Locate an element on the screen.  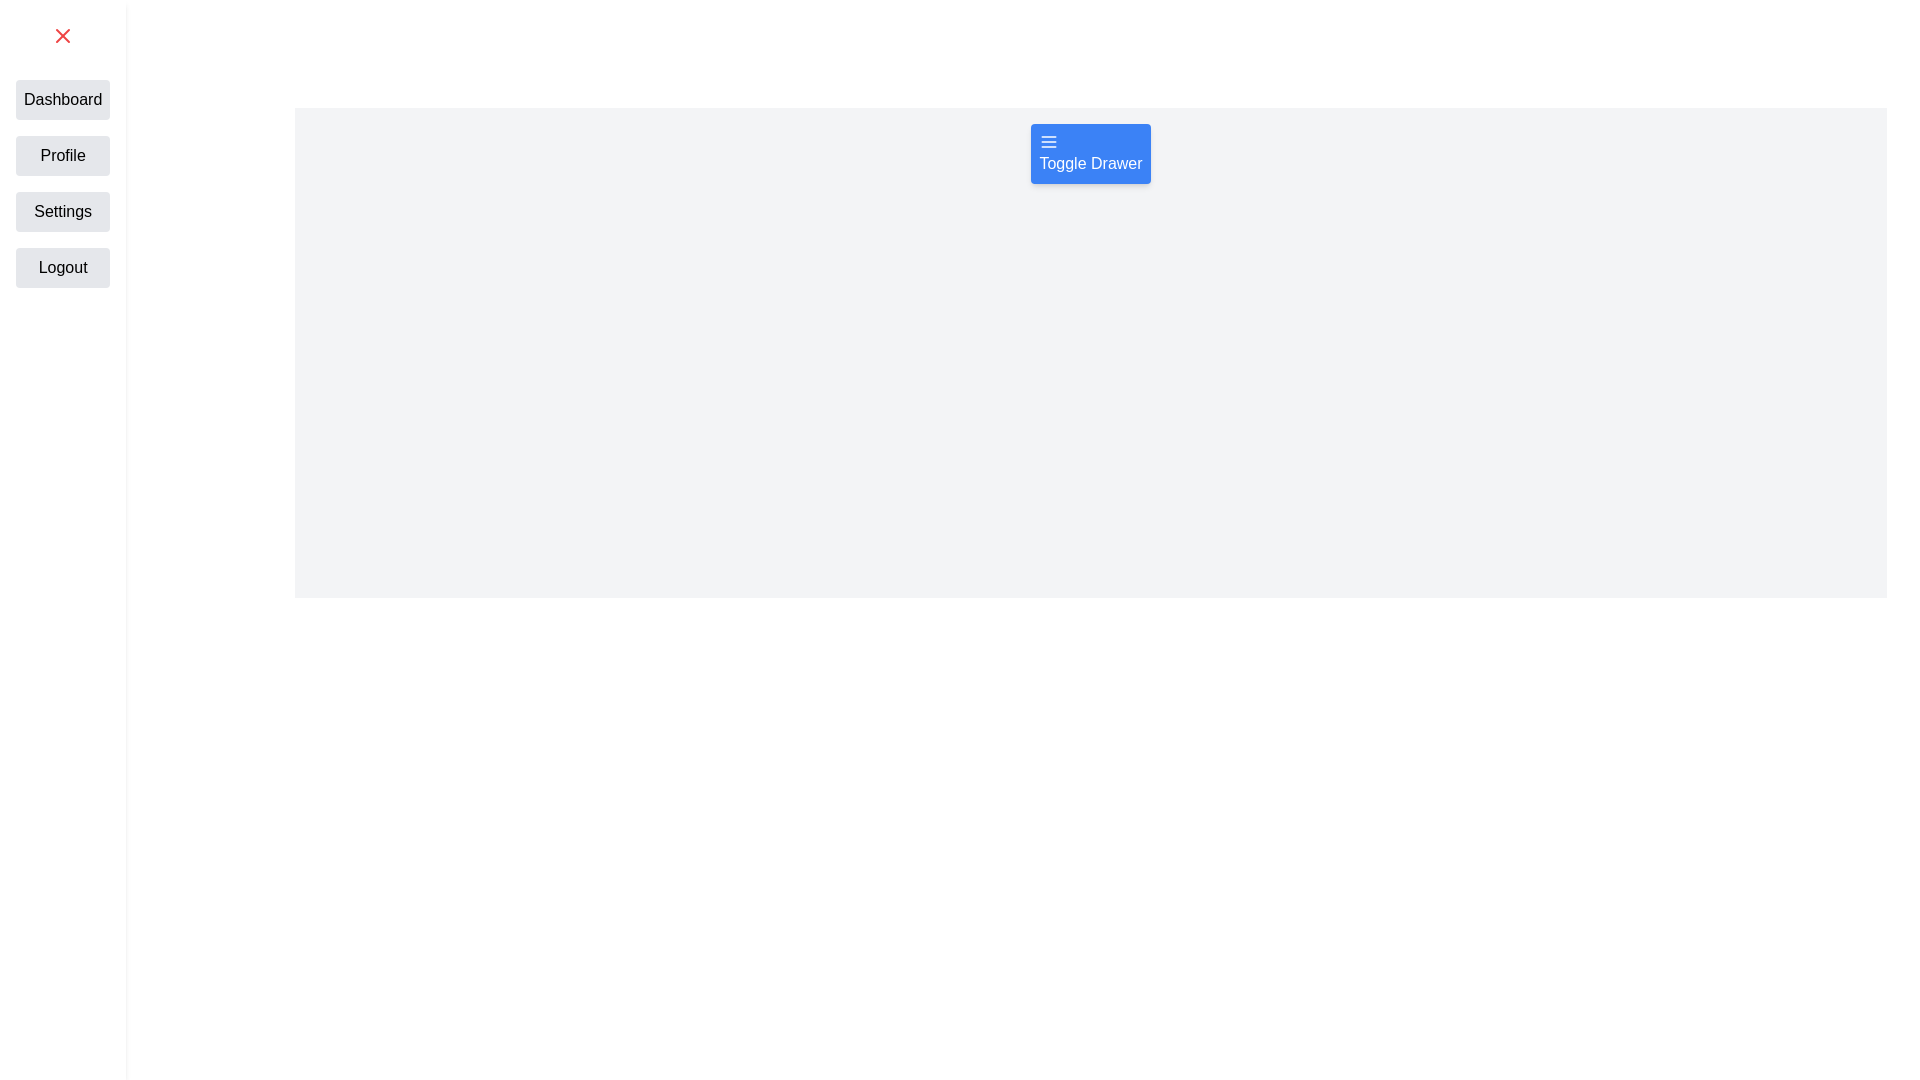
the navigation item Profile from the drawer menu is located at coordinates (62, 154).